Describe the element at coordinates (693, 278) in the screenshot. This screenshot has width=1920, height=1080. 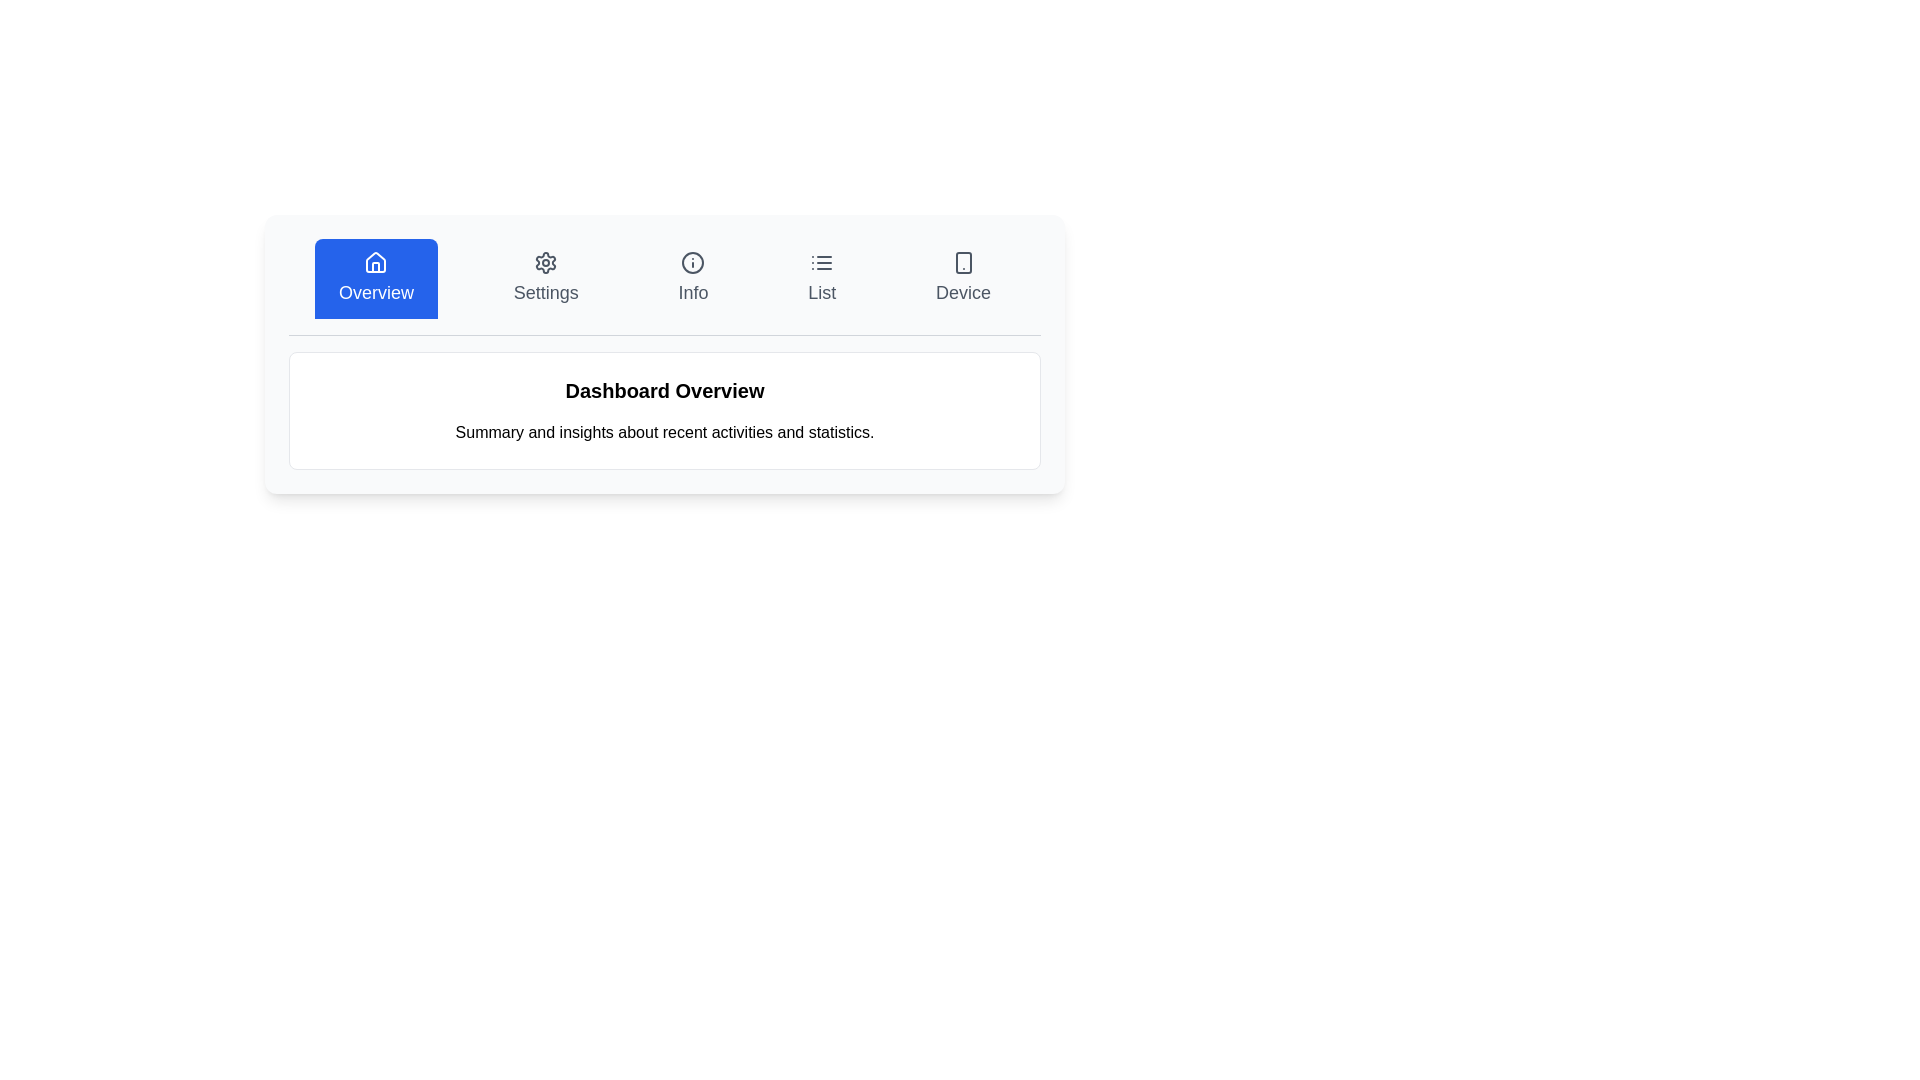
I see `the 'Info' button located in the navigation bar, which is the third button from the left` at that location.